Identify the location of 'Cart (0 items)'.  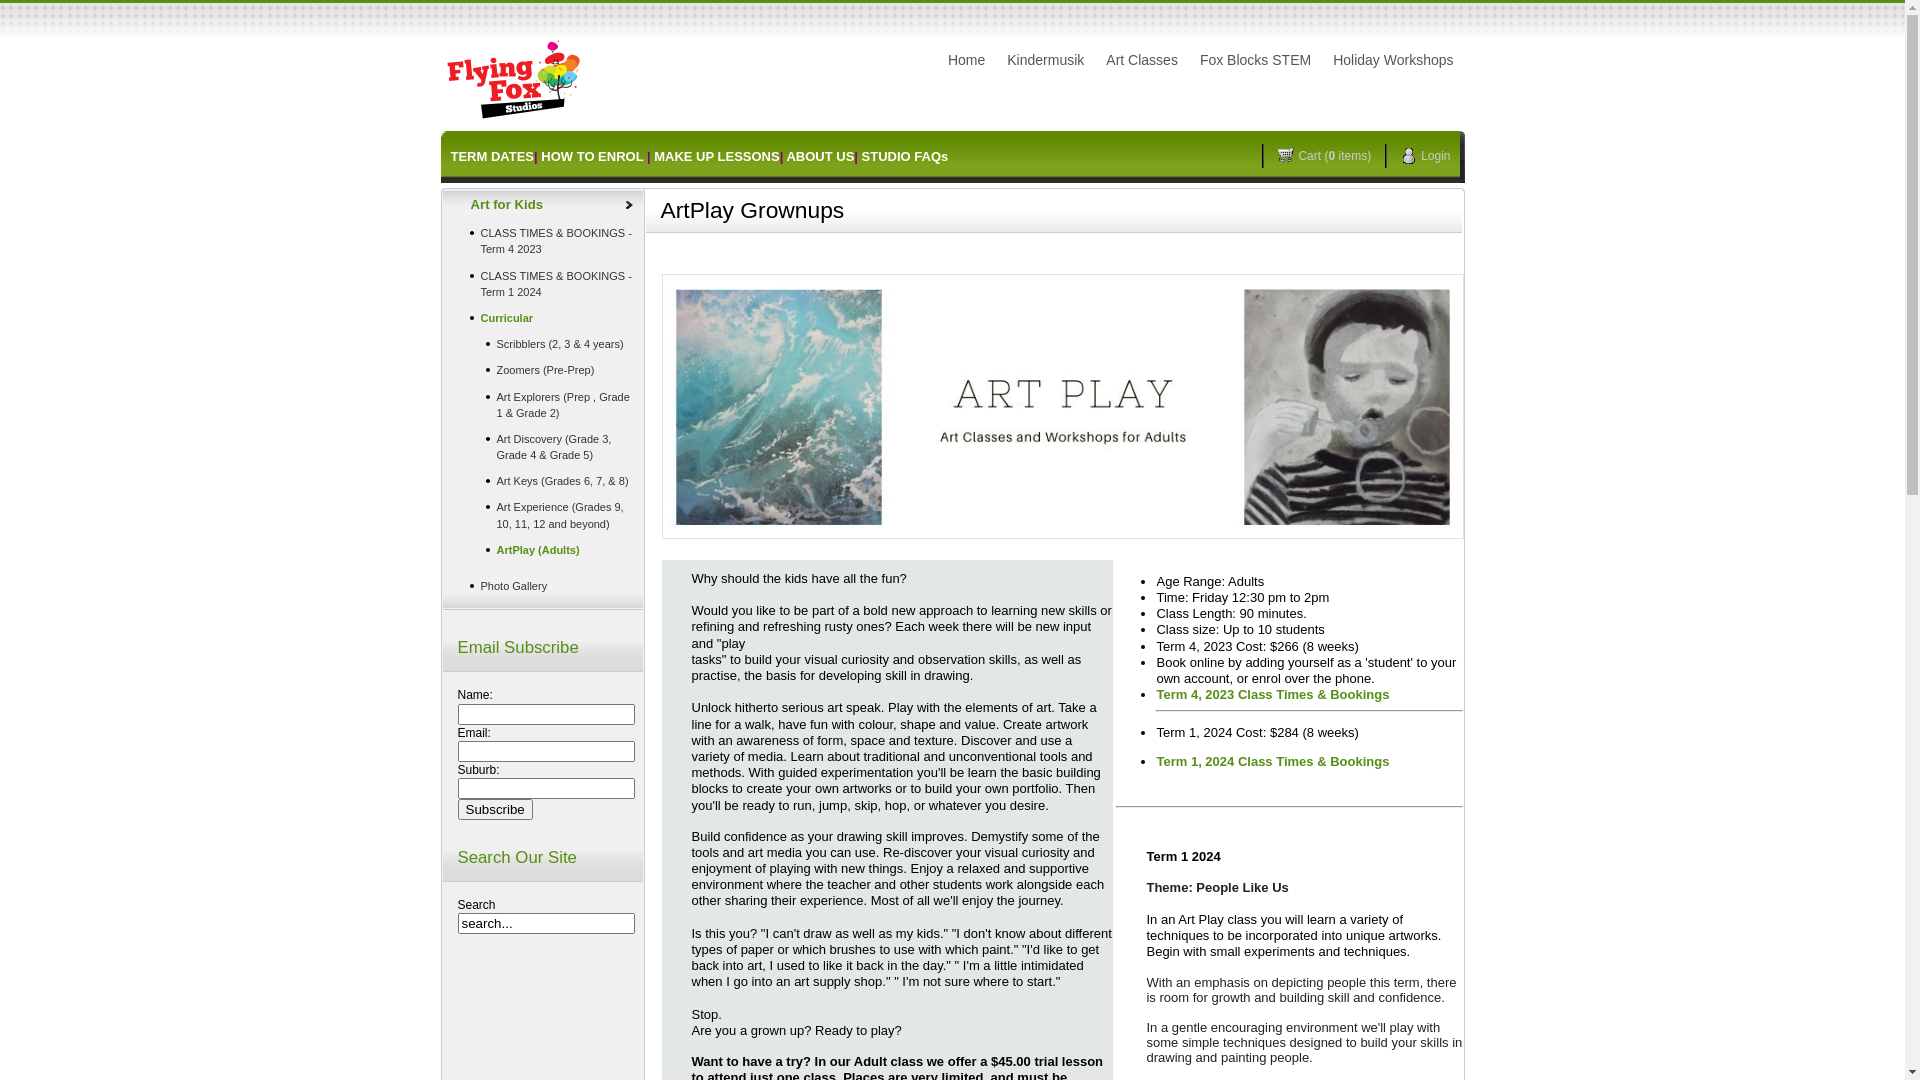
(1331, 154).